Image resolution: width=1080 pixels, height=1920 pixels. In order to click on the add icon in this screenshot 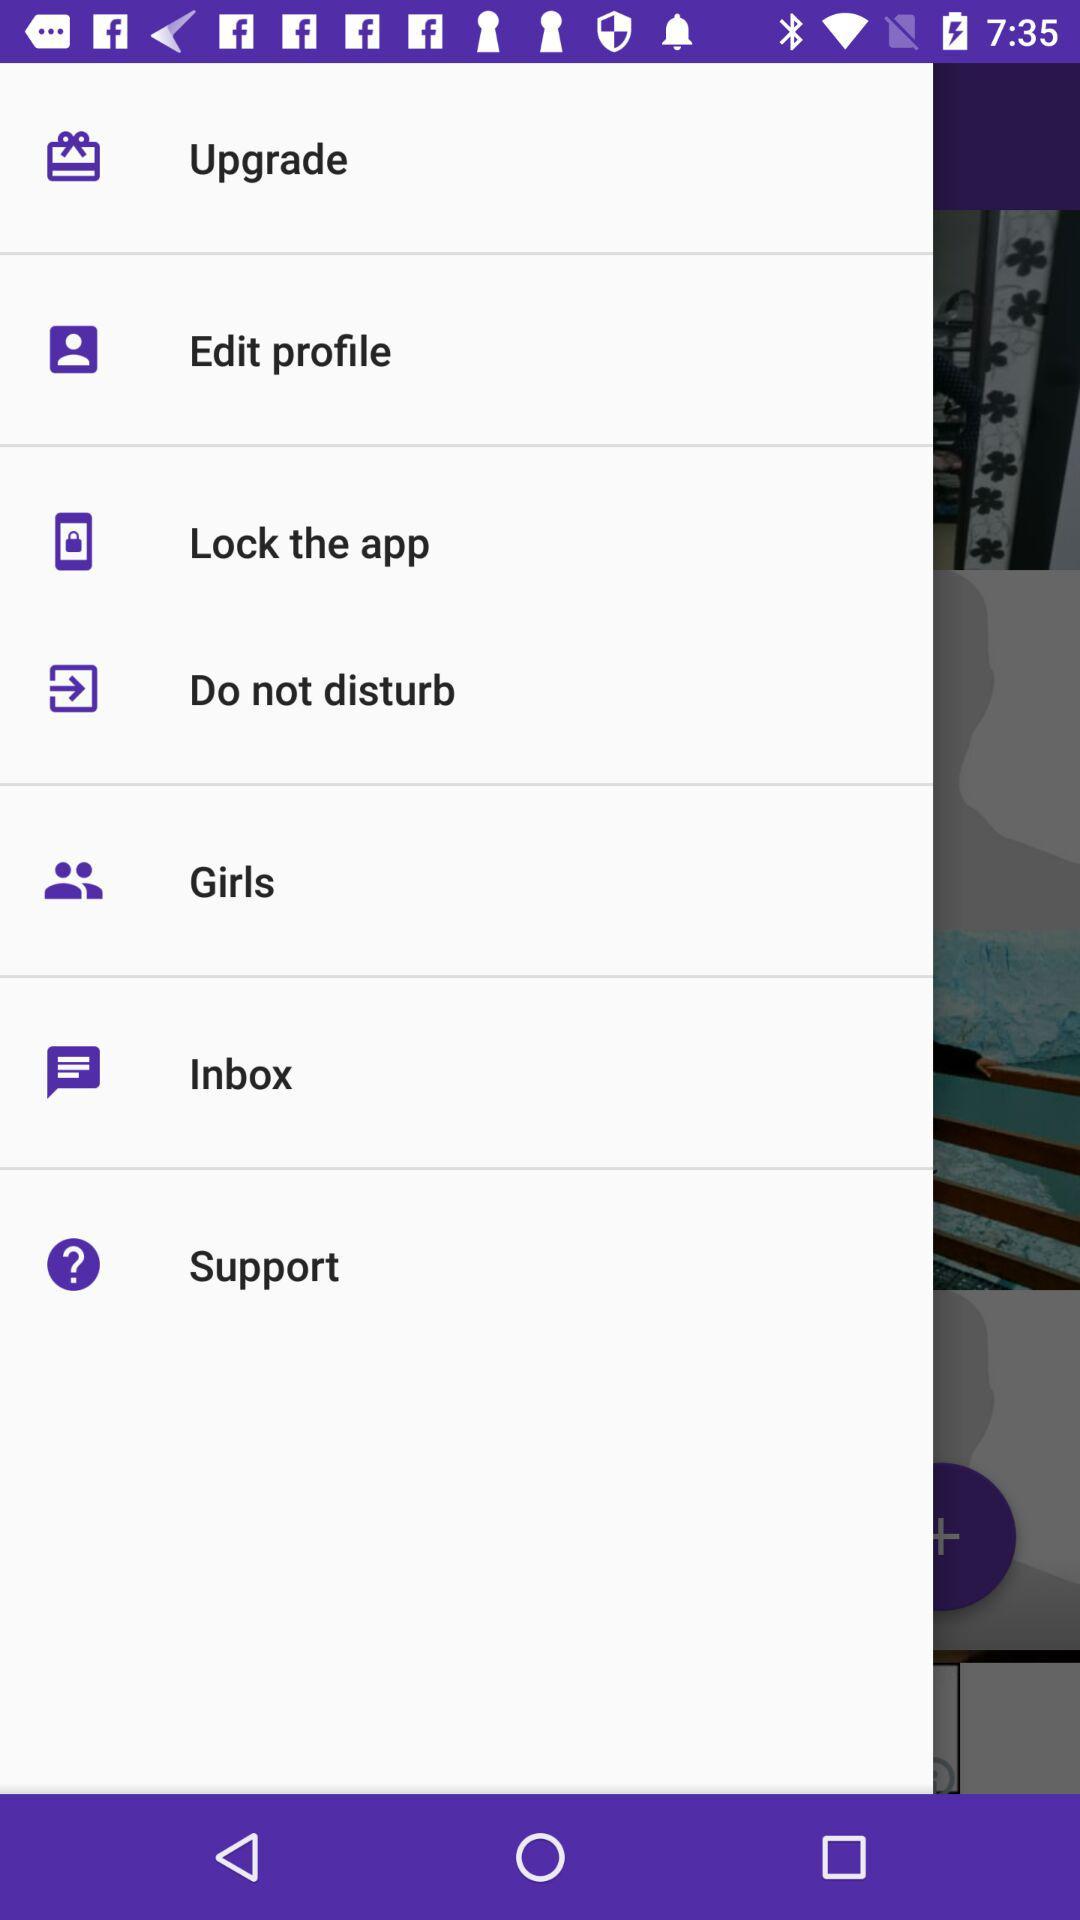, I will do `click(941, 1543)`.